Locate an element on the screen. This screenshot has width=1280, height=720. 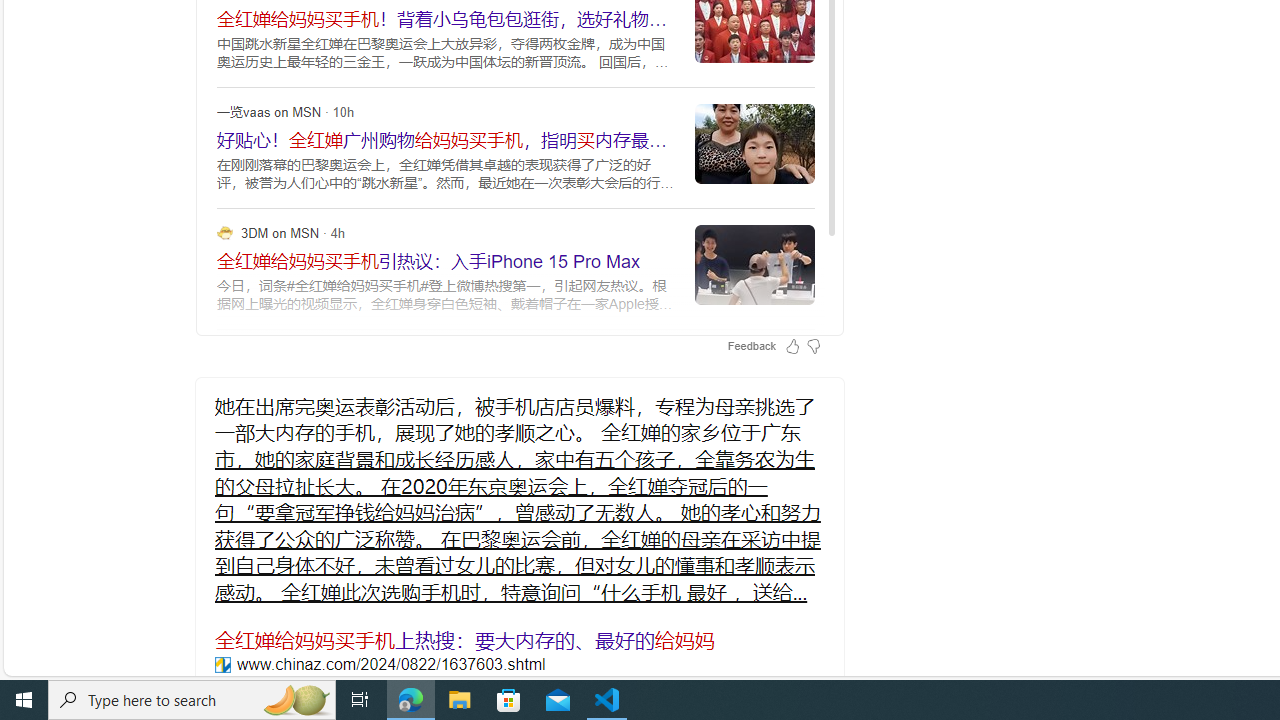
'Feedback Dislike' is located at coordinates (813, 344).